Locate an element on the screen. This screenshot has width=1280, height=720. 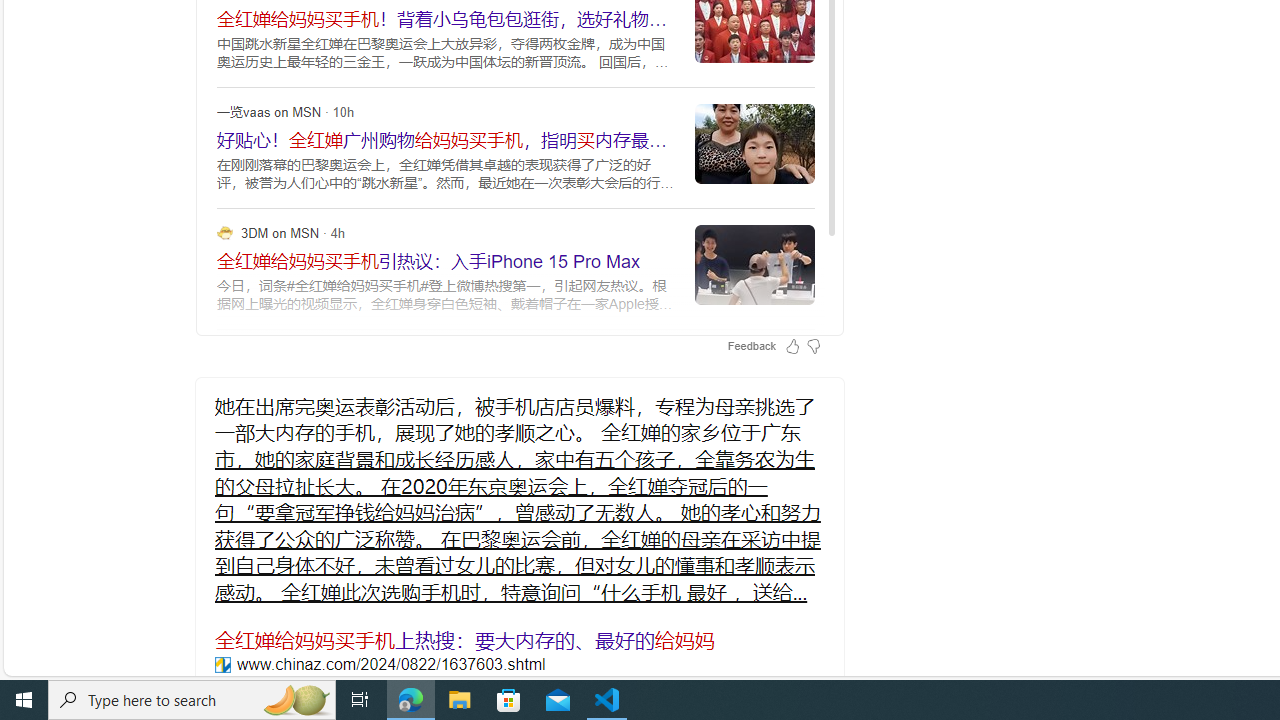
'Feedback Dislike' is located at coordinates (813, 344).